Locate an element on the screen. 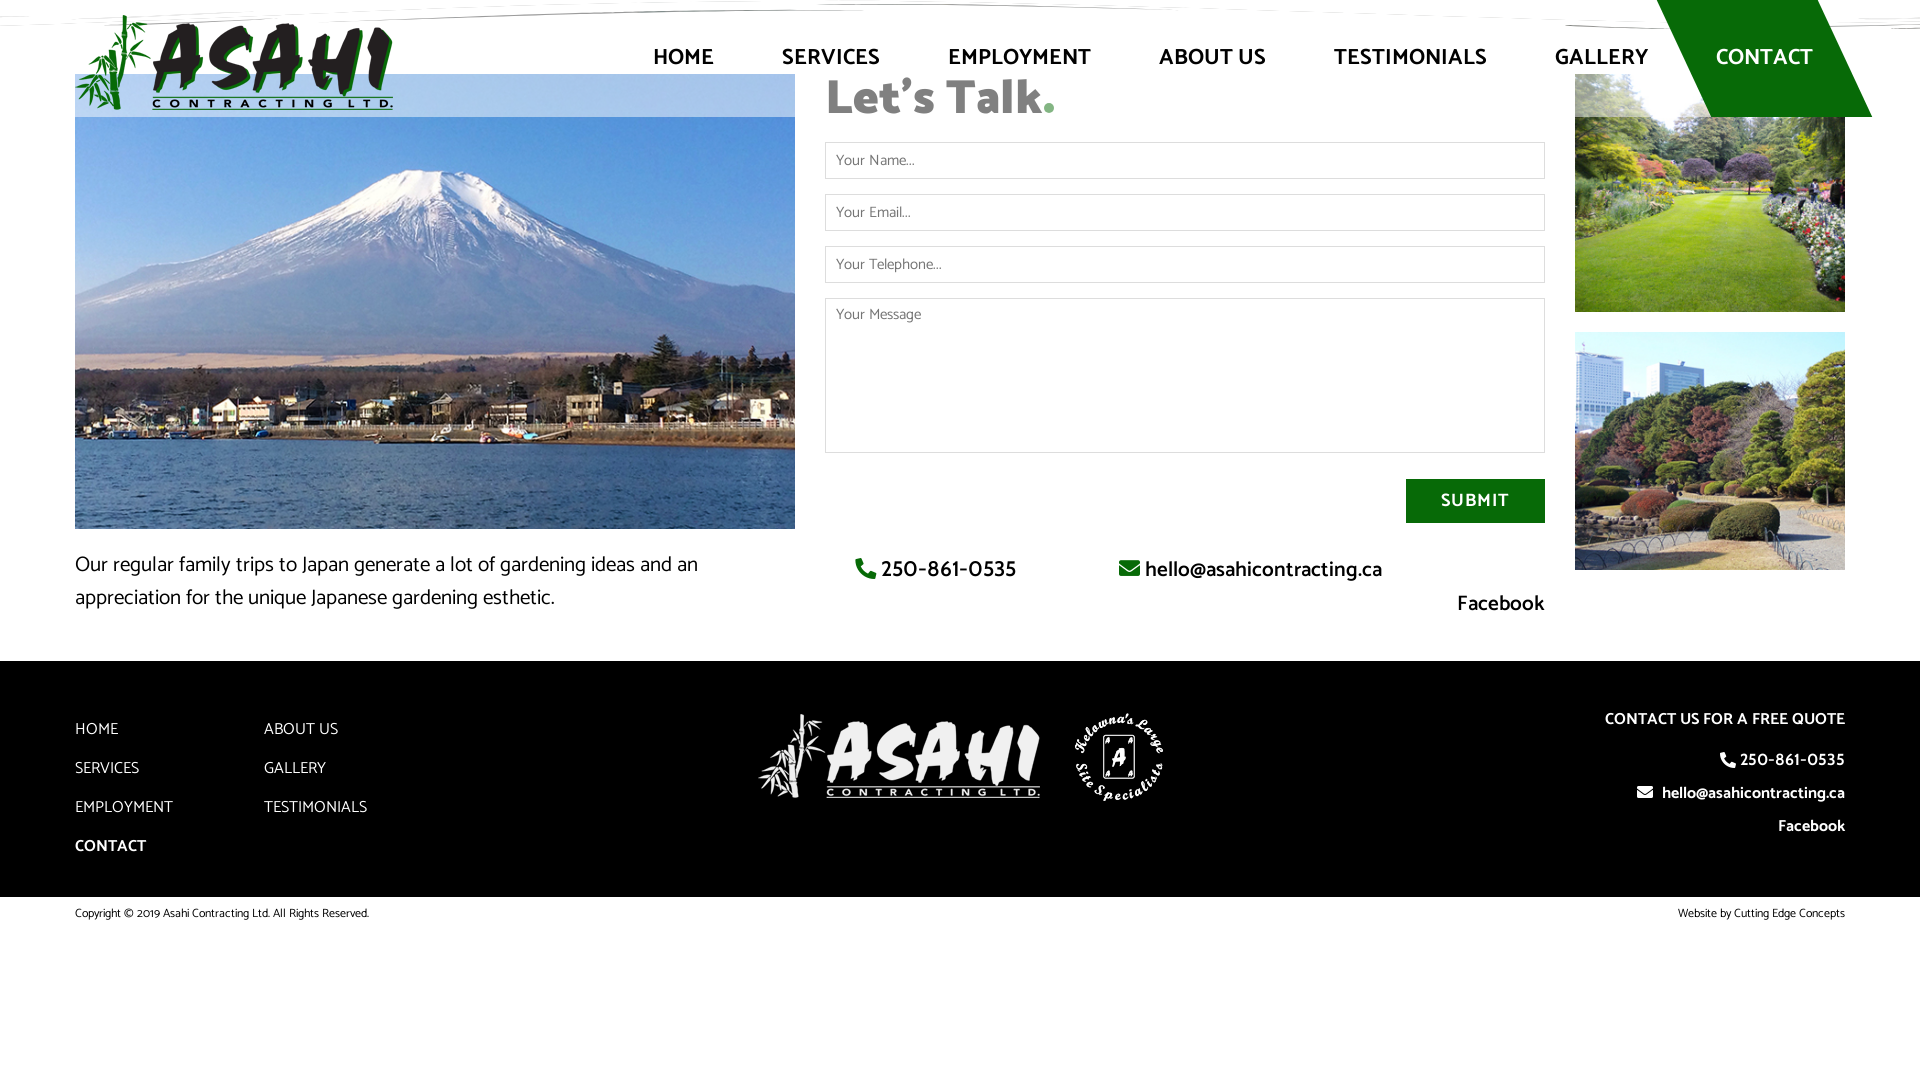 The height and width of the screenshot is (1080, 1920). 'Cutting Edge Concepts' is located at coordinates (1789, 913).